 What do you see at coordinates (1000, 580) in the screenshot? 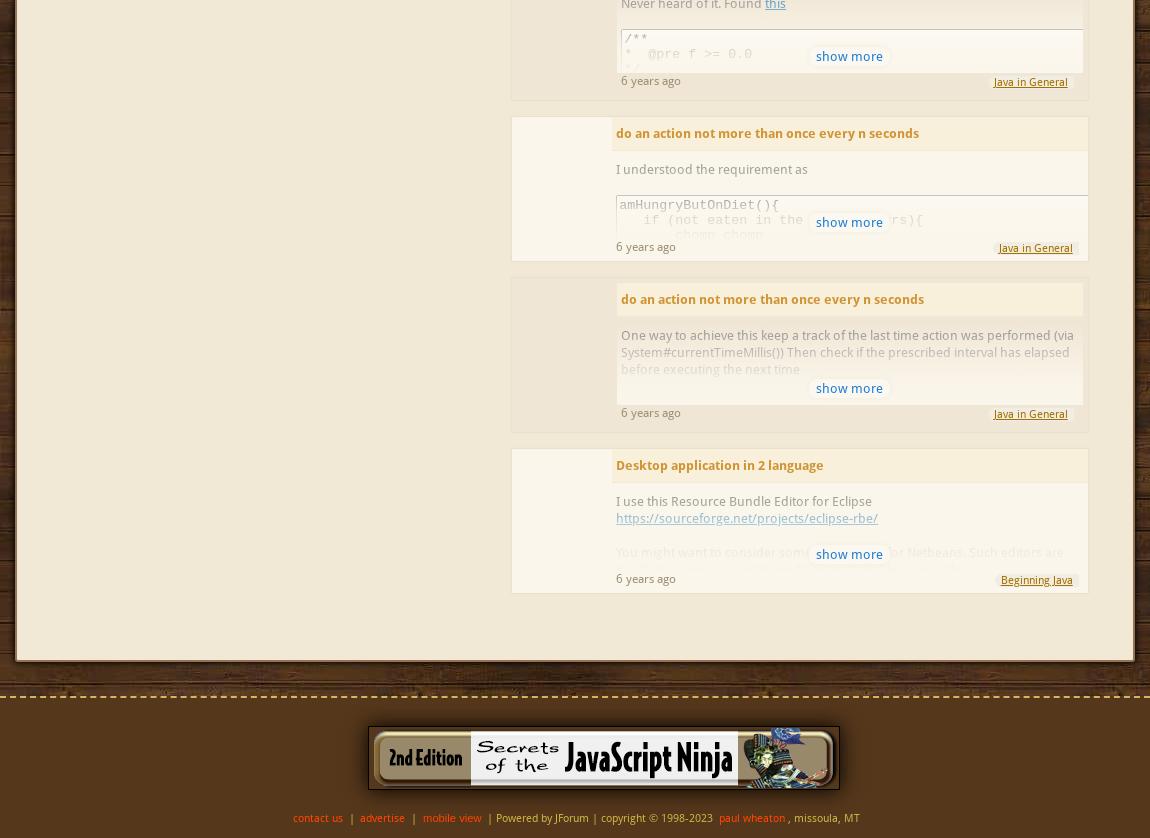
I see `'Beginning Java'` at bounding box center [1000, 580].